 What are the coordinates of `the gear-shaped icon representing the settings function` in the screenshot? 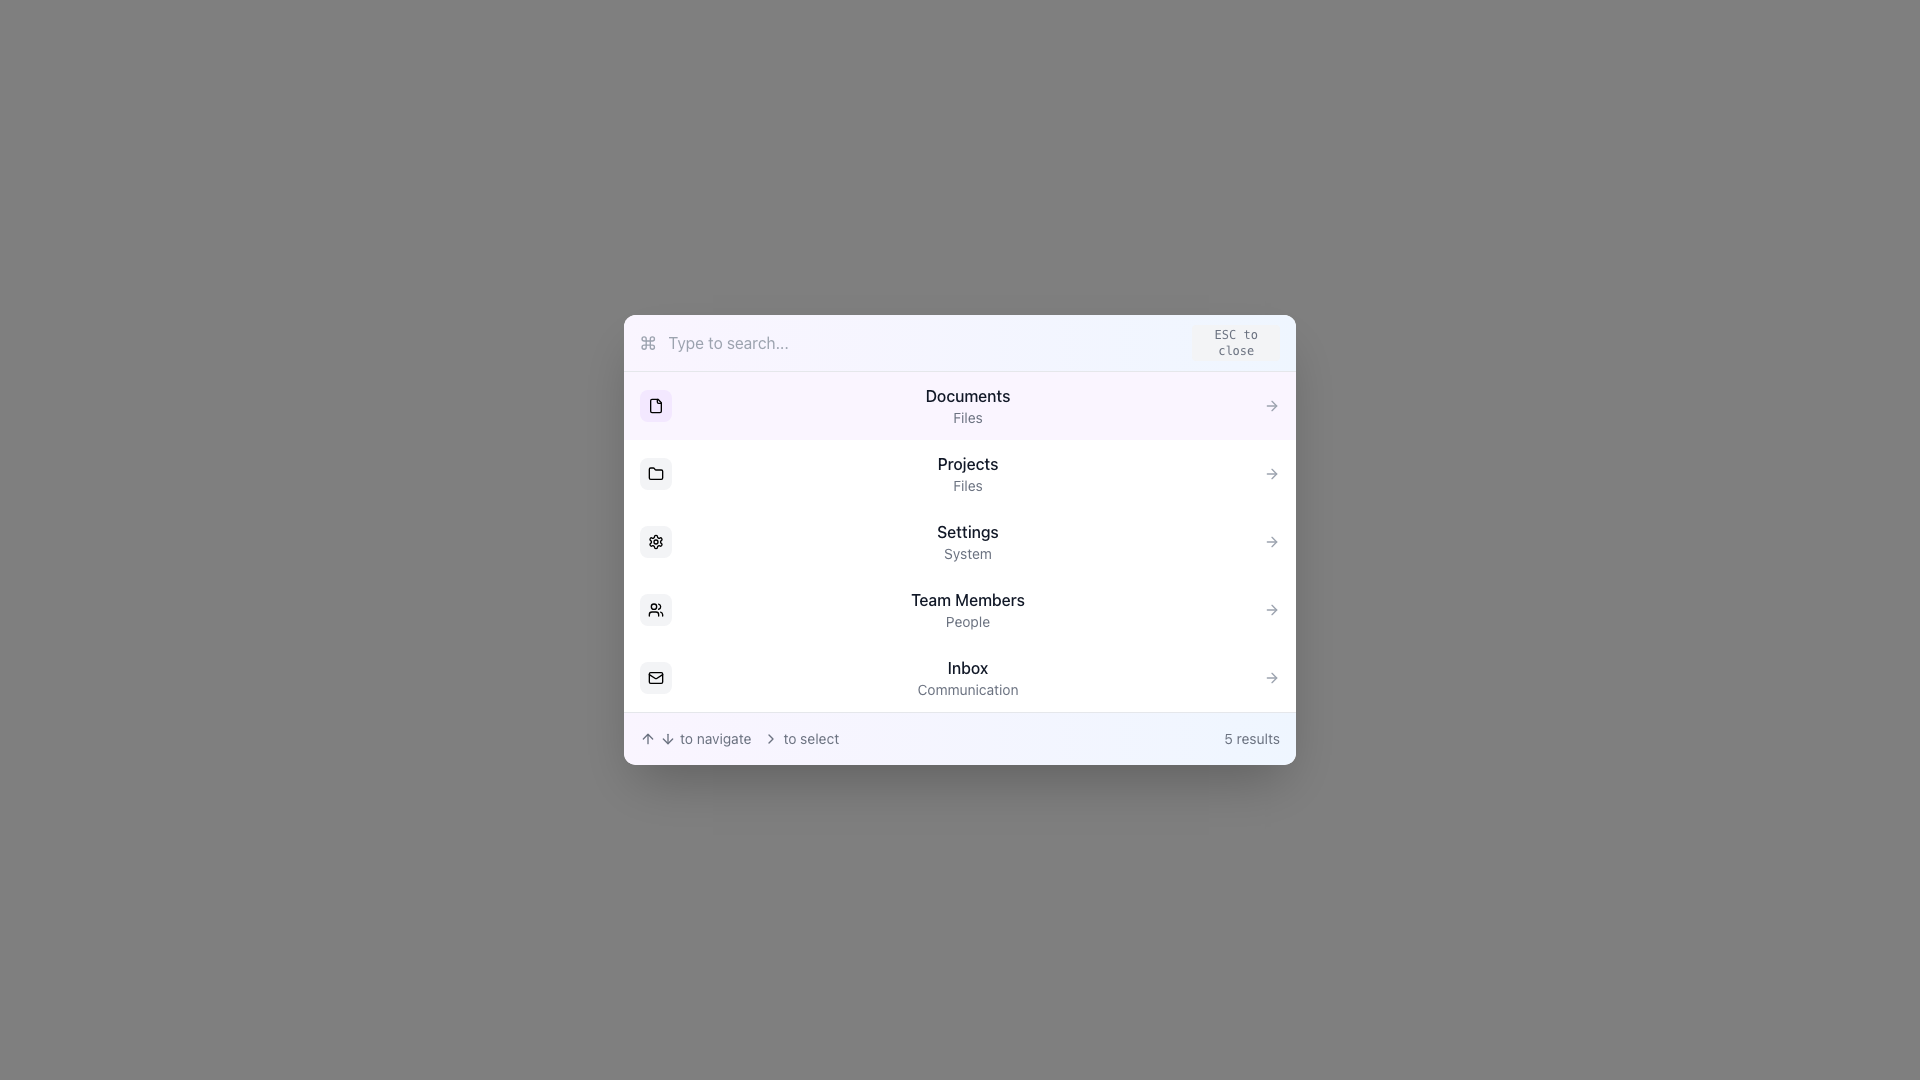 It's located at (656, 542).